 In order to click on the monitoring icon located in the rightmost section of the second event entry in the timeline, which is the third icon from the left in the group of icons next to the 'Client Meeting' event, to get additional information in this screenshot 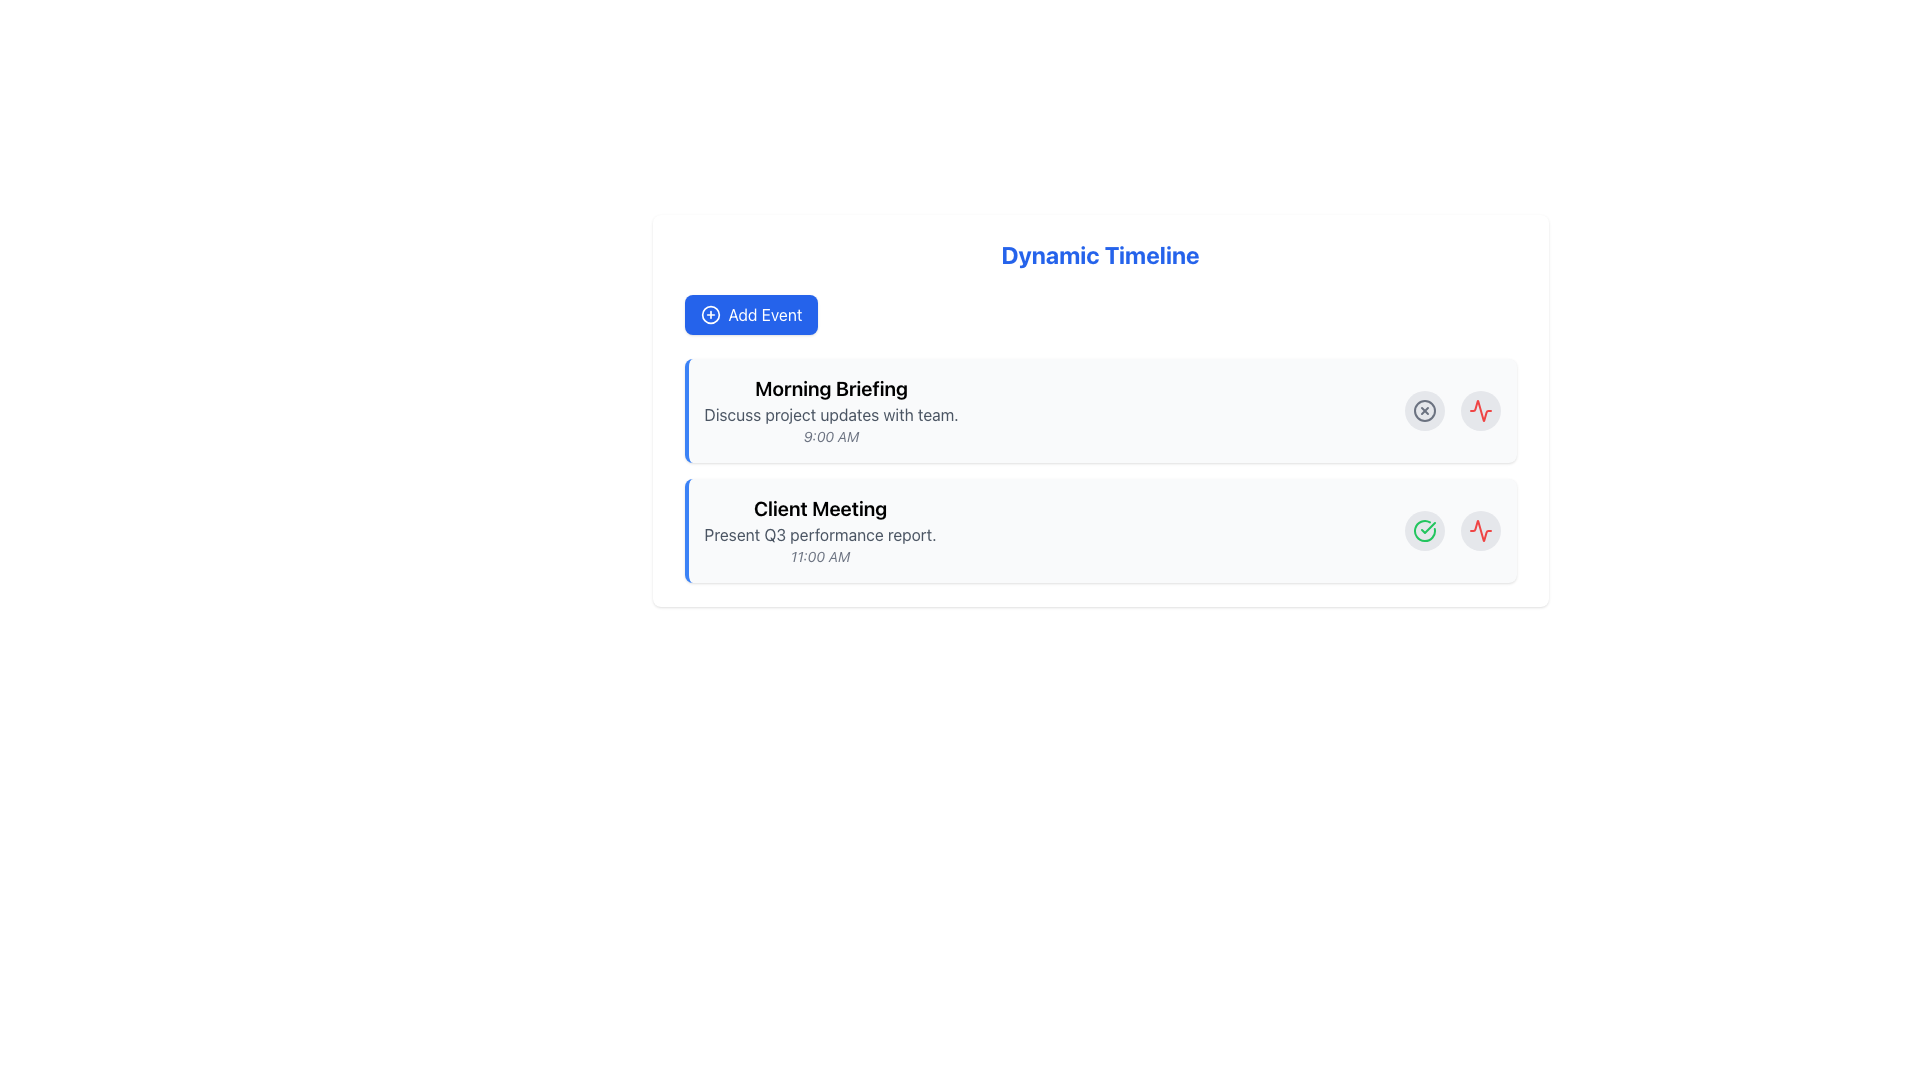, I will do `click(1480, 410)`.